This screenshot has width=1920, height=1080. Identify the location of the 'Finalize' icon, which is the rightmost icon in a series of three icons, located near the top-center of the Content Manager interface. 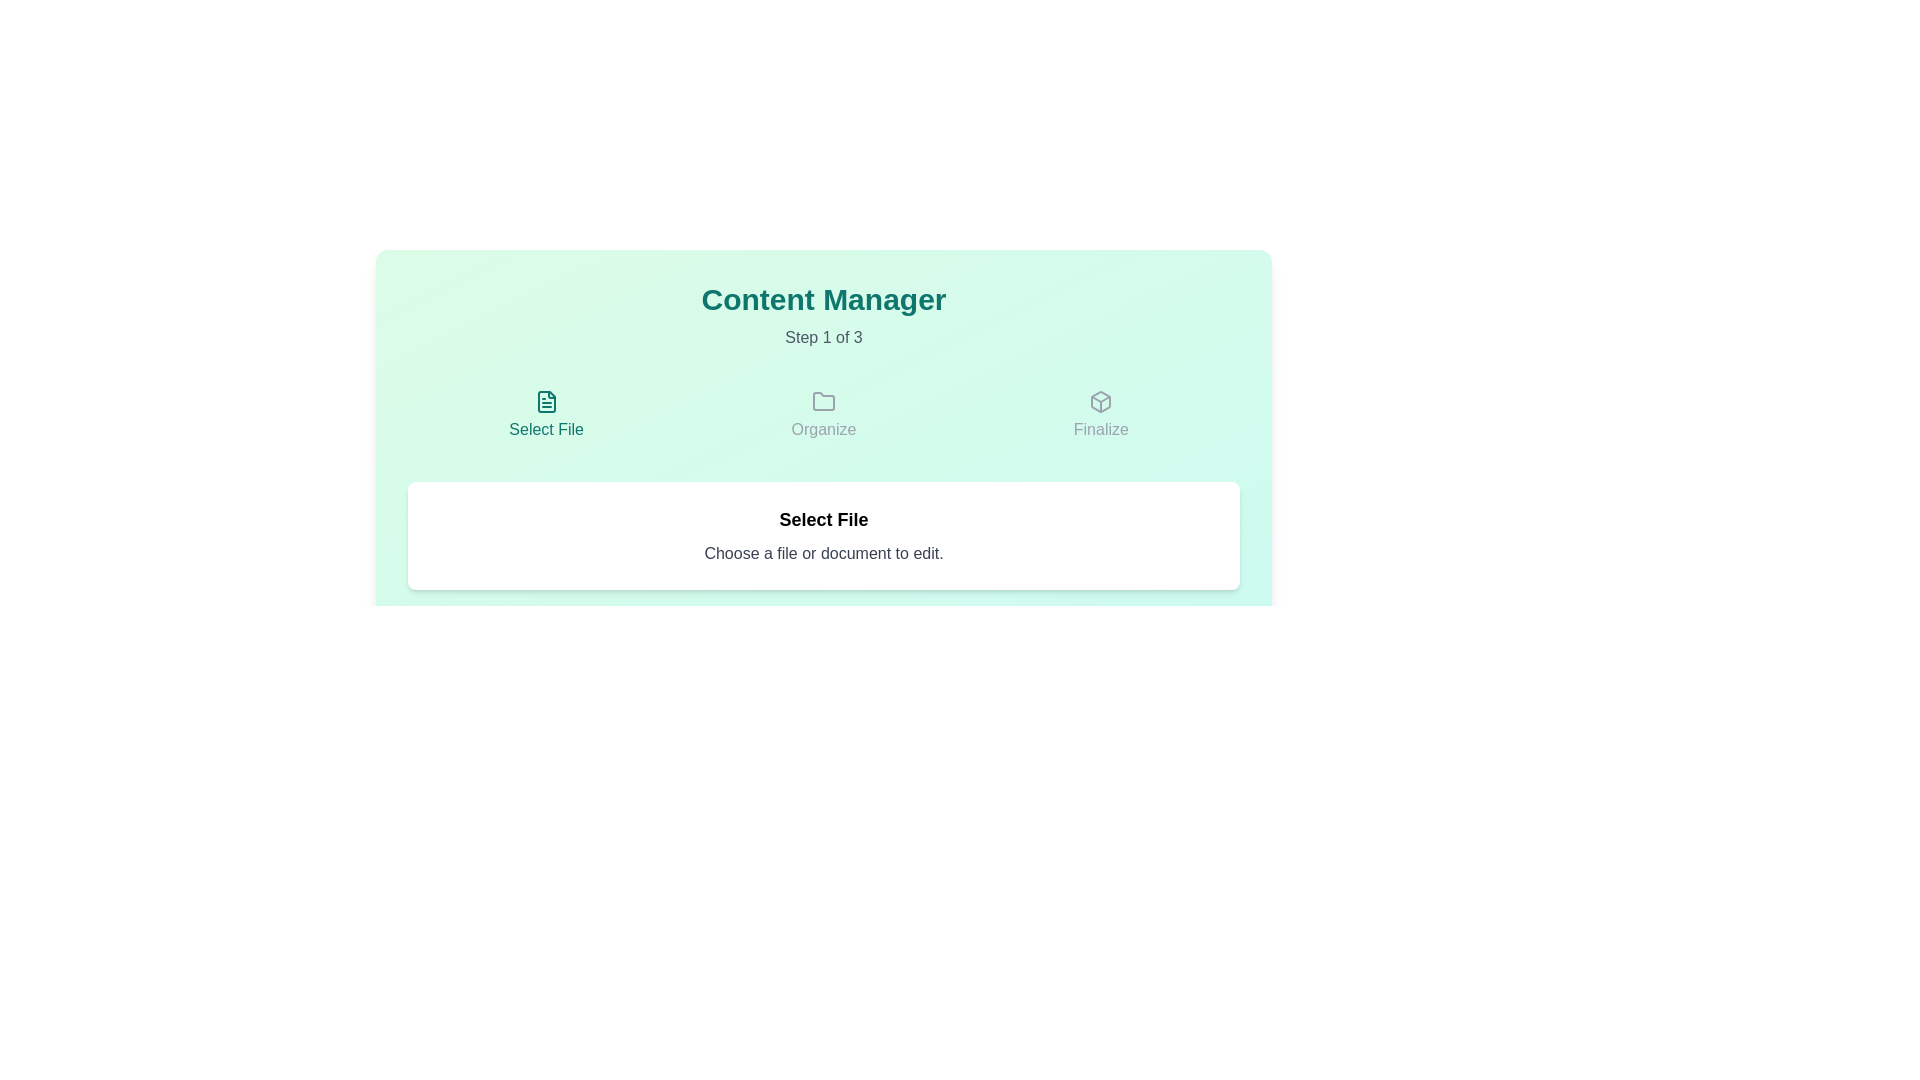
(1100, 401).